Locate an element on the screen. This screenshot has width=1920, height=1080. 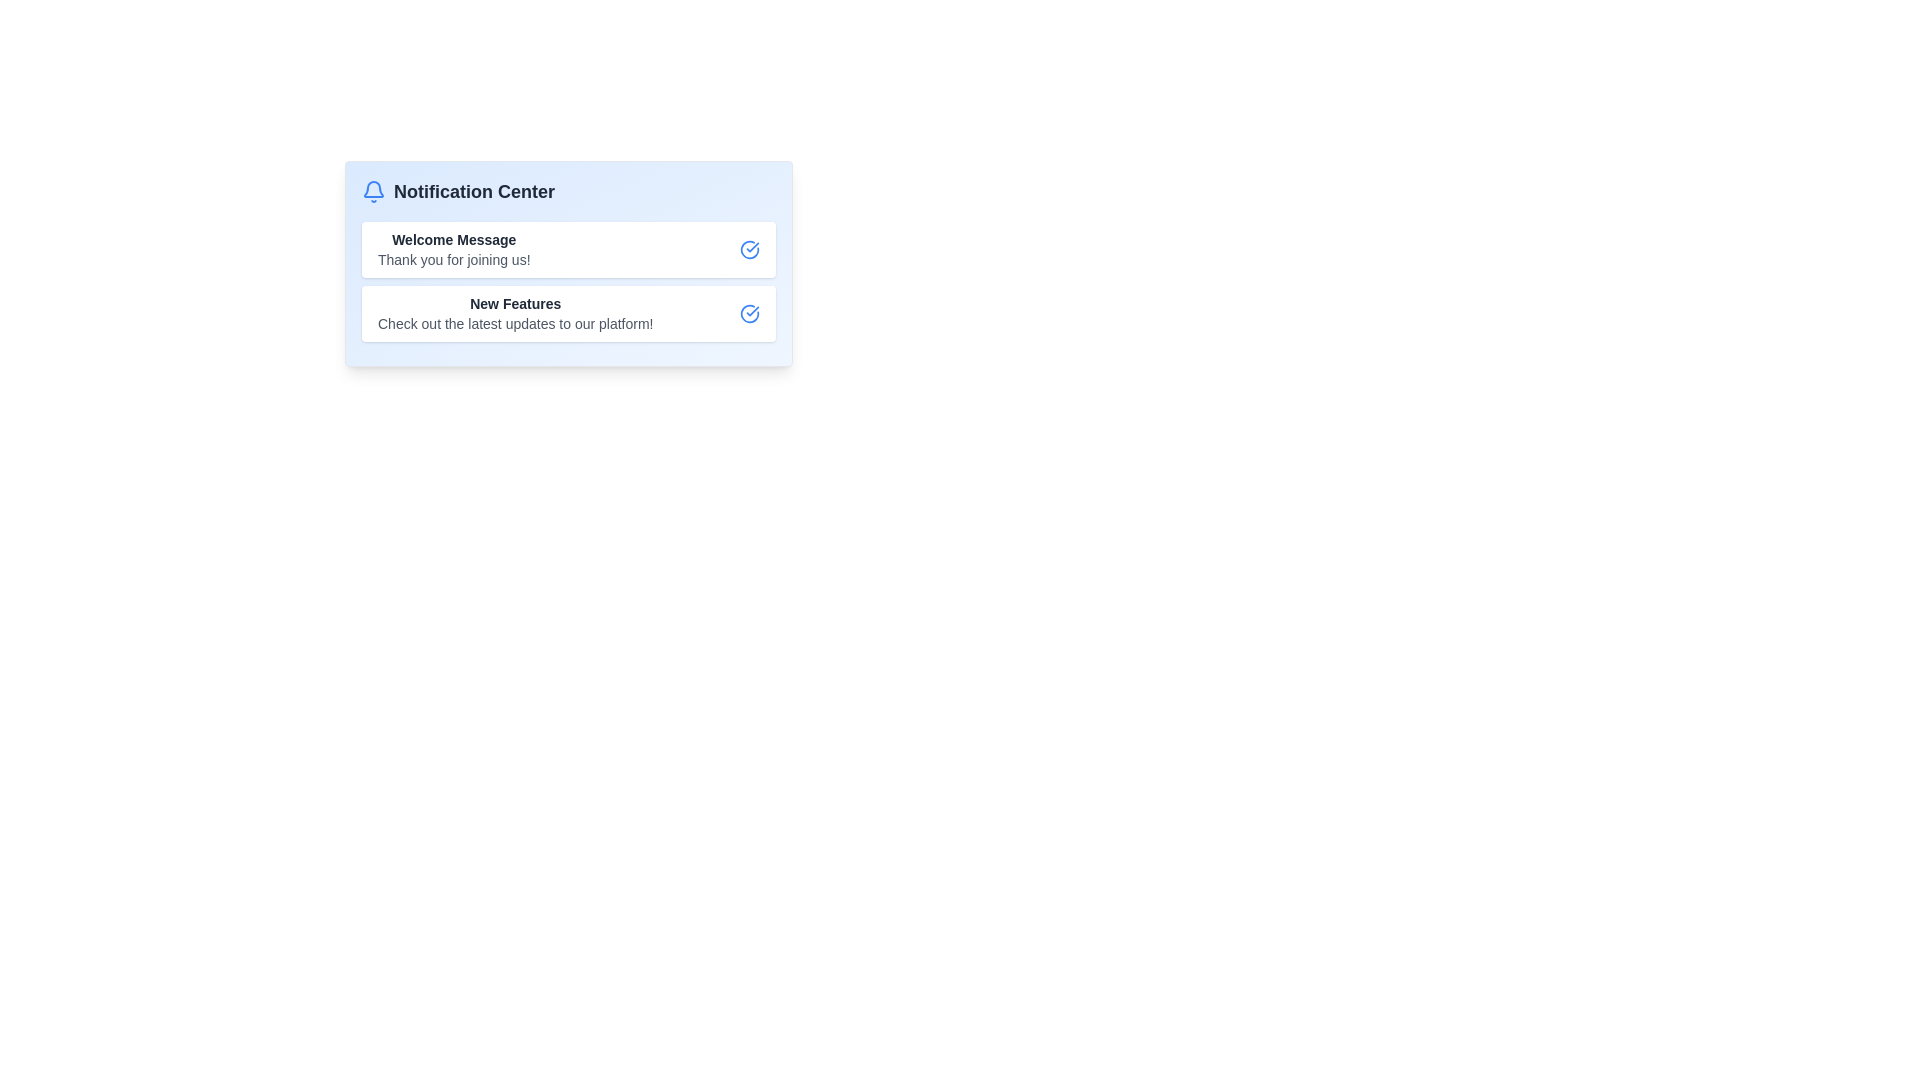
the text label that signifies the content of the notification area, positioned to the right of the bell icon is located at coordinates (473, 192).